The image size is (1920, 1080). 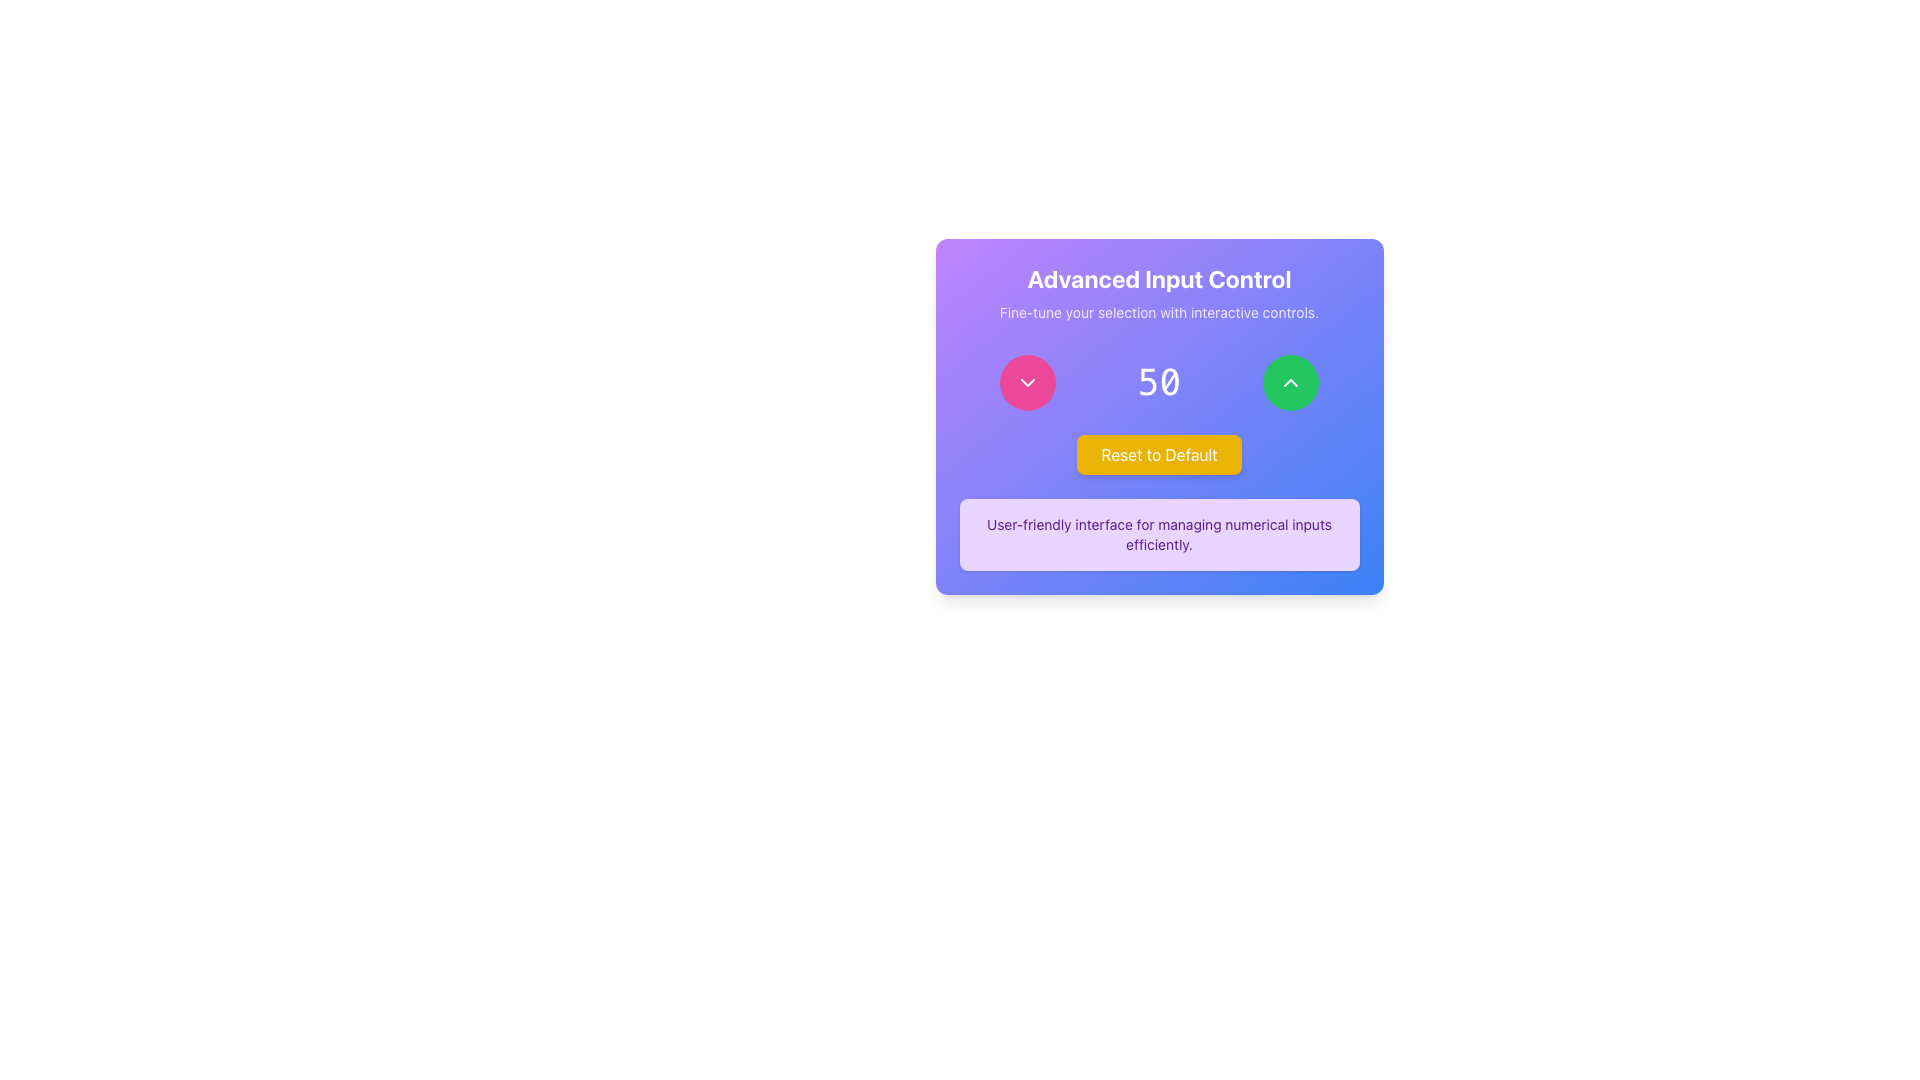 What do you see at coordinates (1290, 382) in the screenshot?
I see `the increment icon located within a green circular button on the right side of a numeric input section to increment the number by one unit` at bounding box center [1290, 382].